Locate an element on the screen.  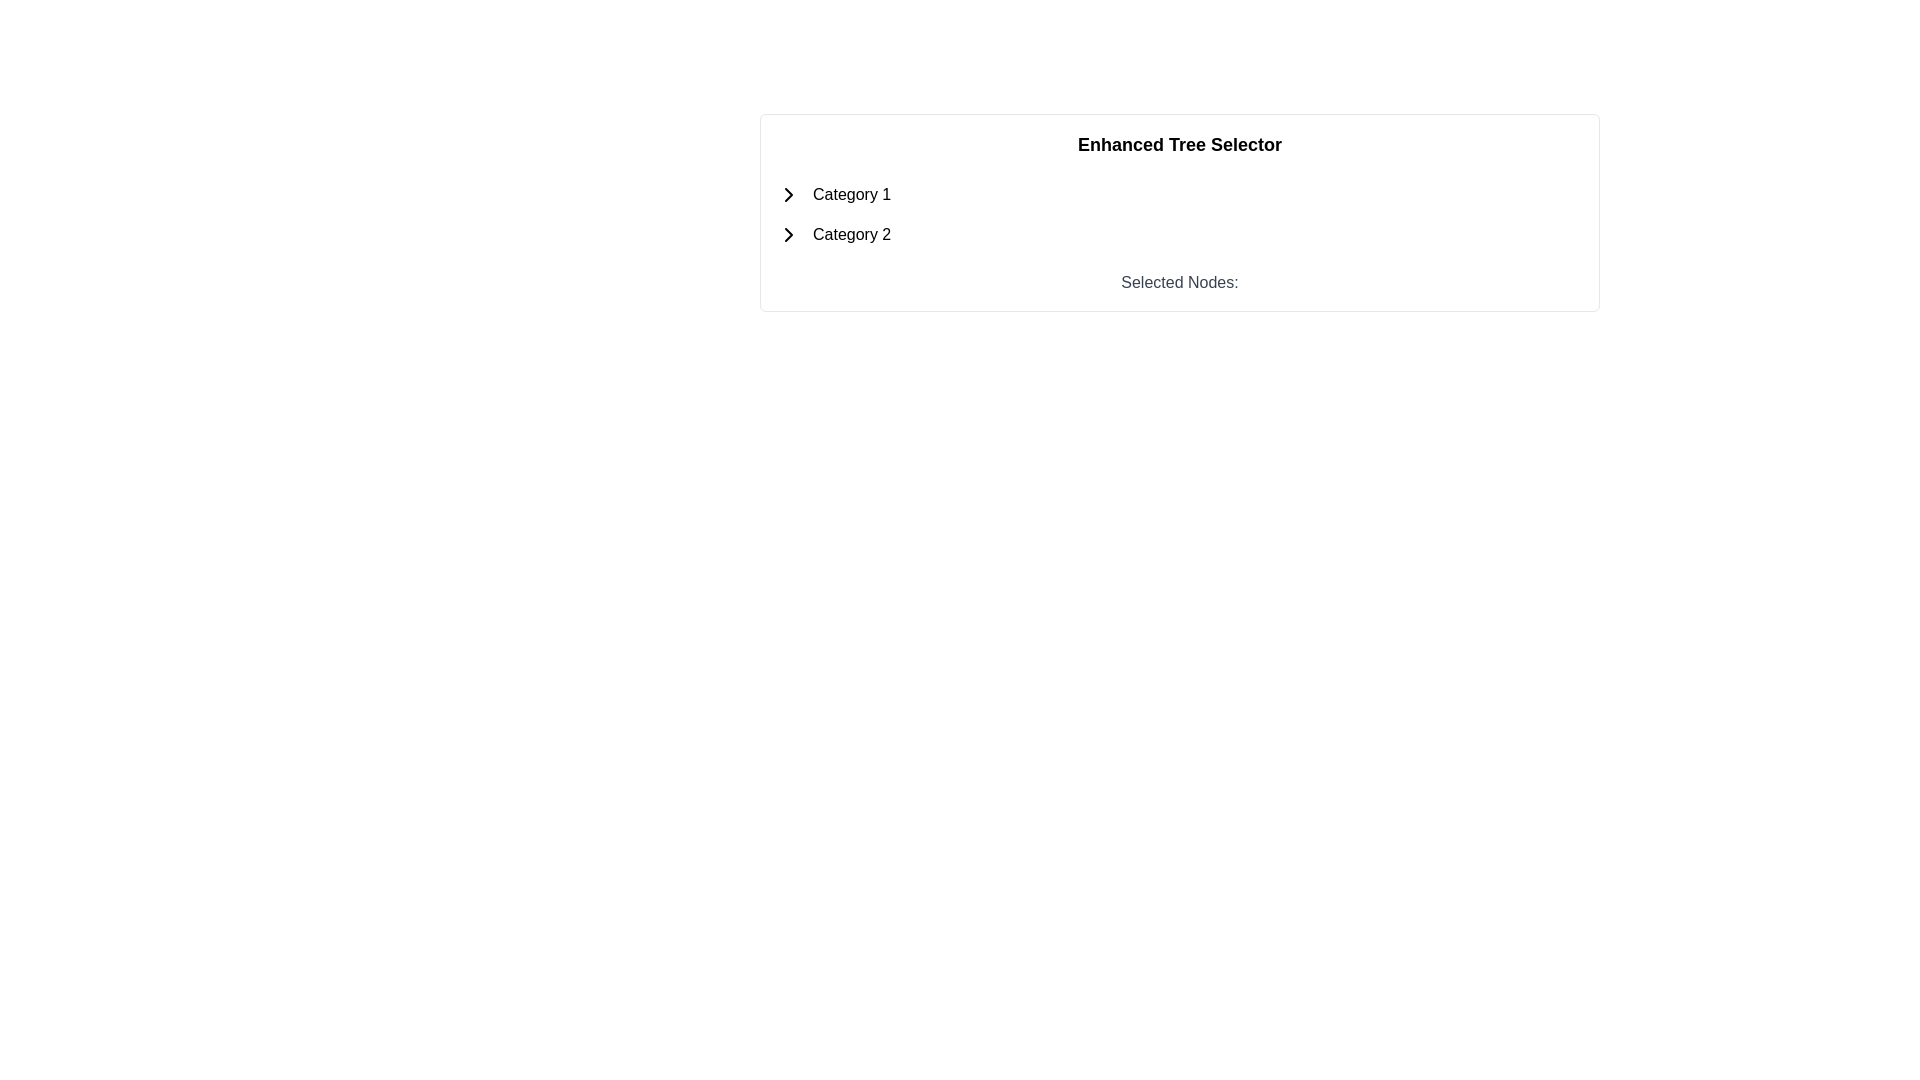
the rightward-pointing chevron icon used for category expansion in the 'Enhanced Tree Selector' interface for keyboard navigation is located at coordinates (787, 195).